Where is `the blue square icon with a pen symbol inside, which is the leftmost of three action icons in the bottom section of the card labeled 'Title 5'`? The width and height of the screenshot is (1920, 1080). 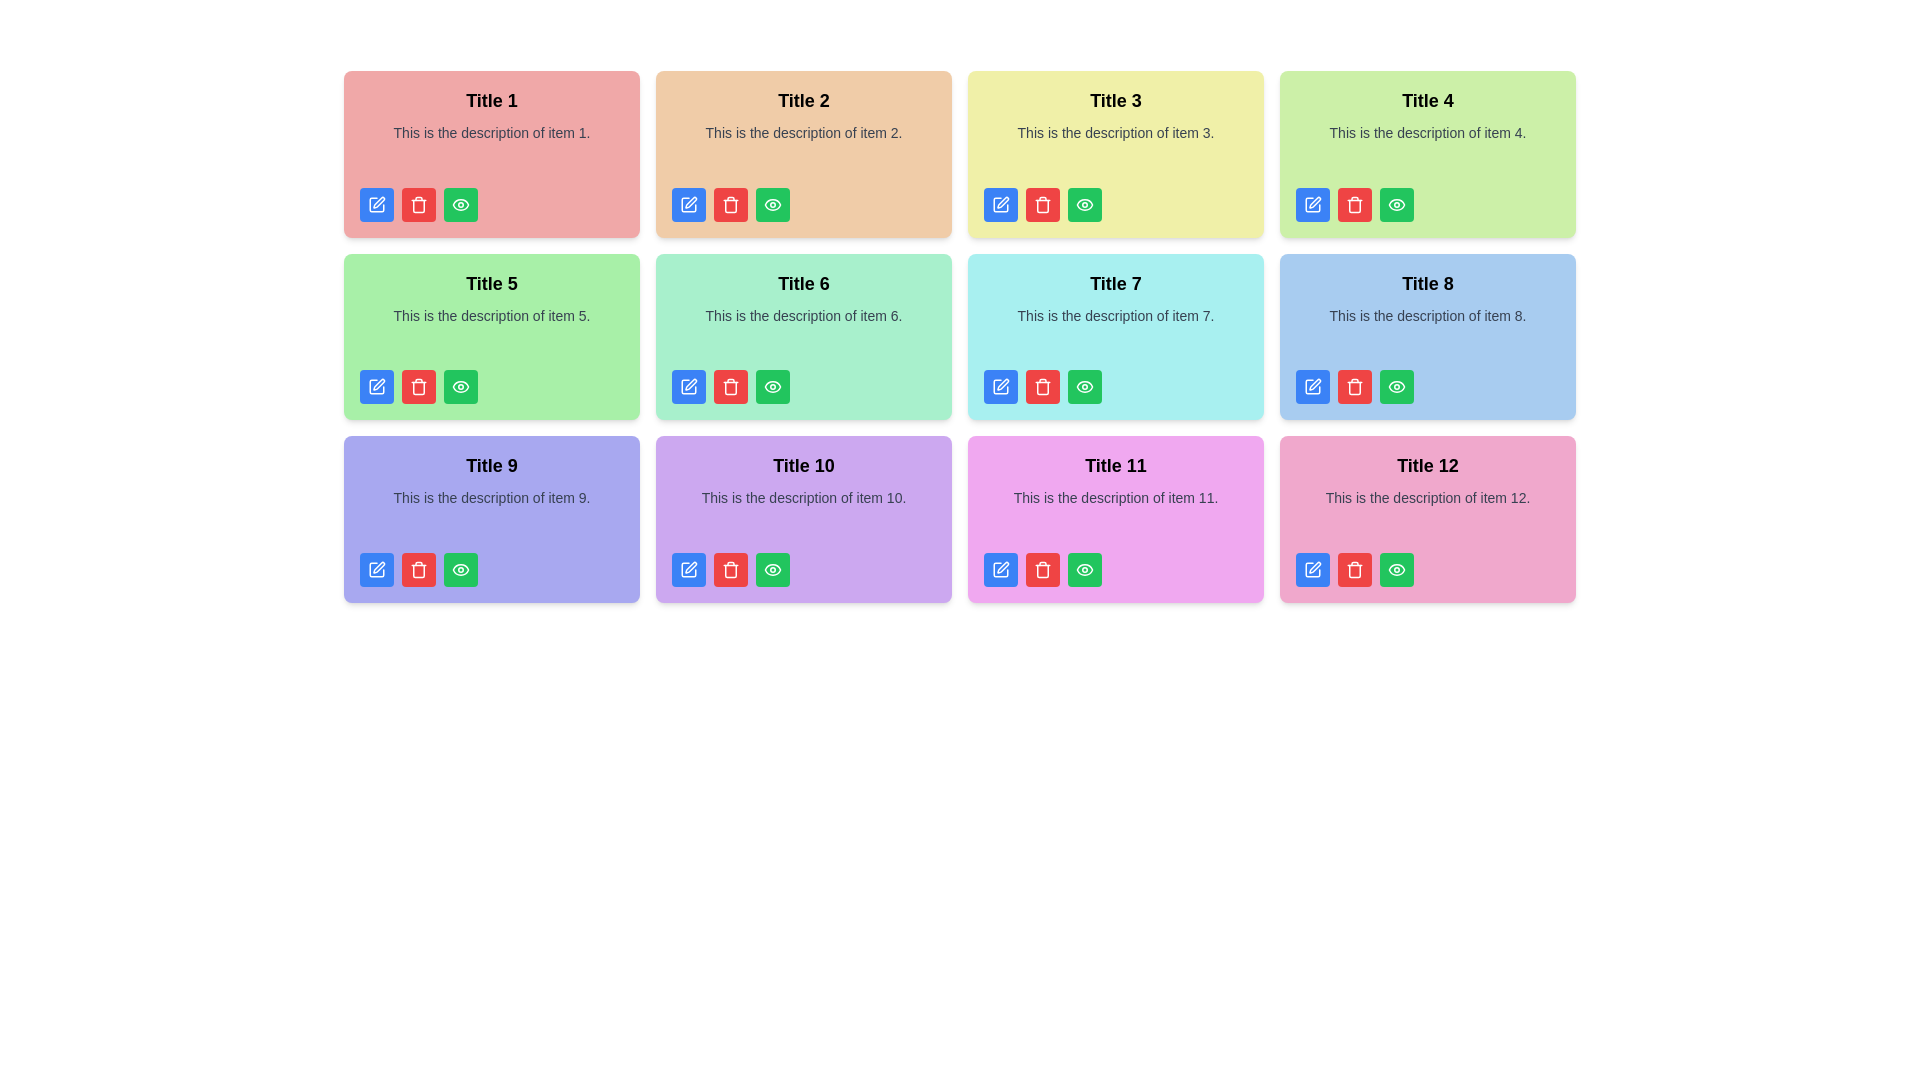
the blue square icon with a pen symbol inside, which is the leftmost of three action icons in the bottom section of the card labeled 'Title 5' is located at coordinates (377, 204).